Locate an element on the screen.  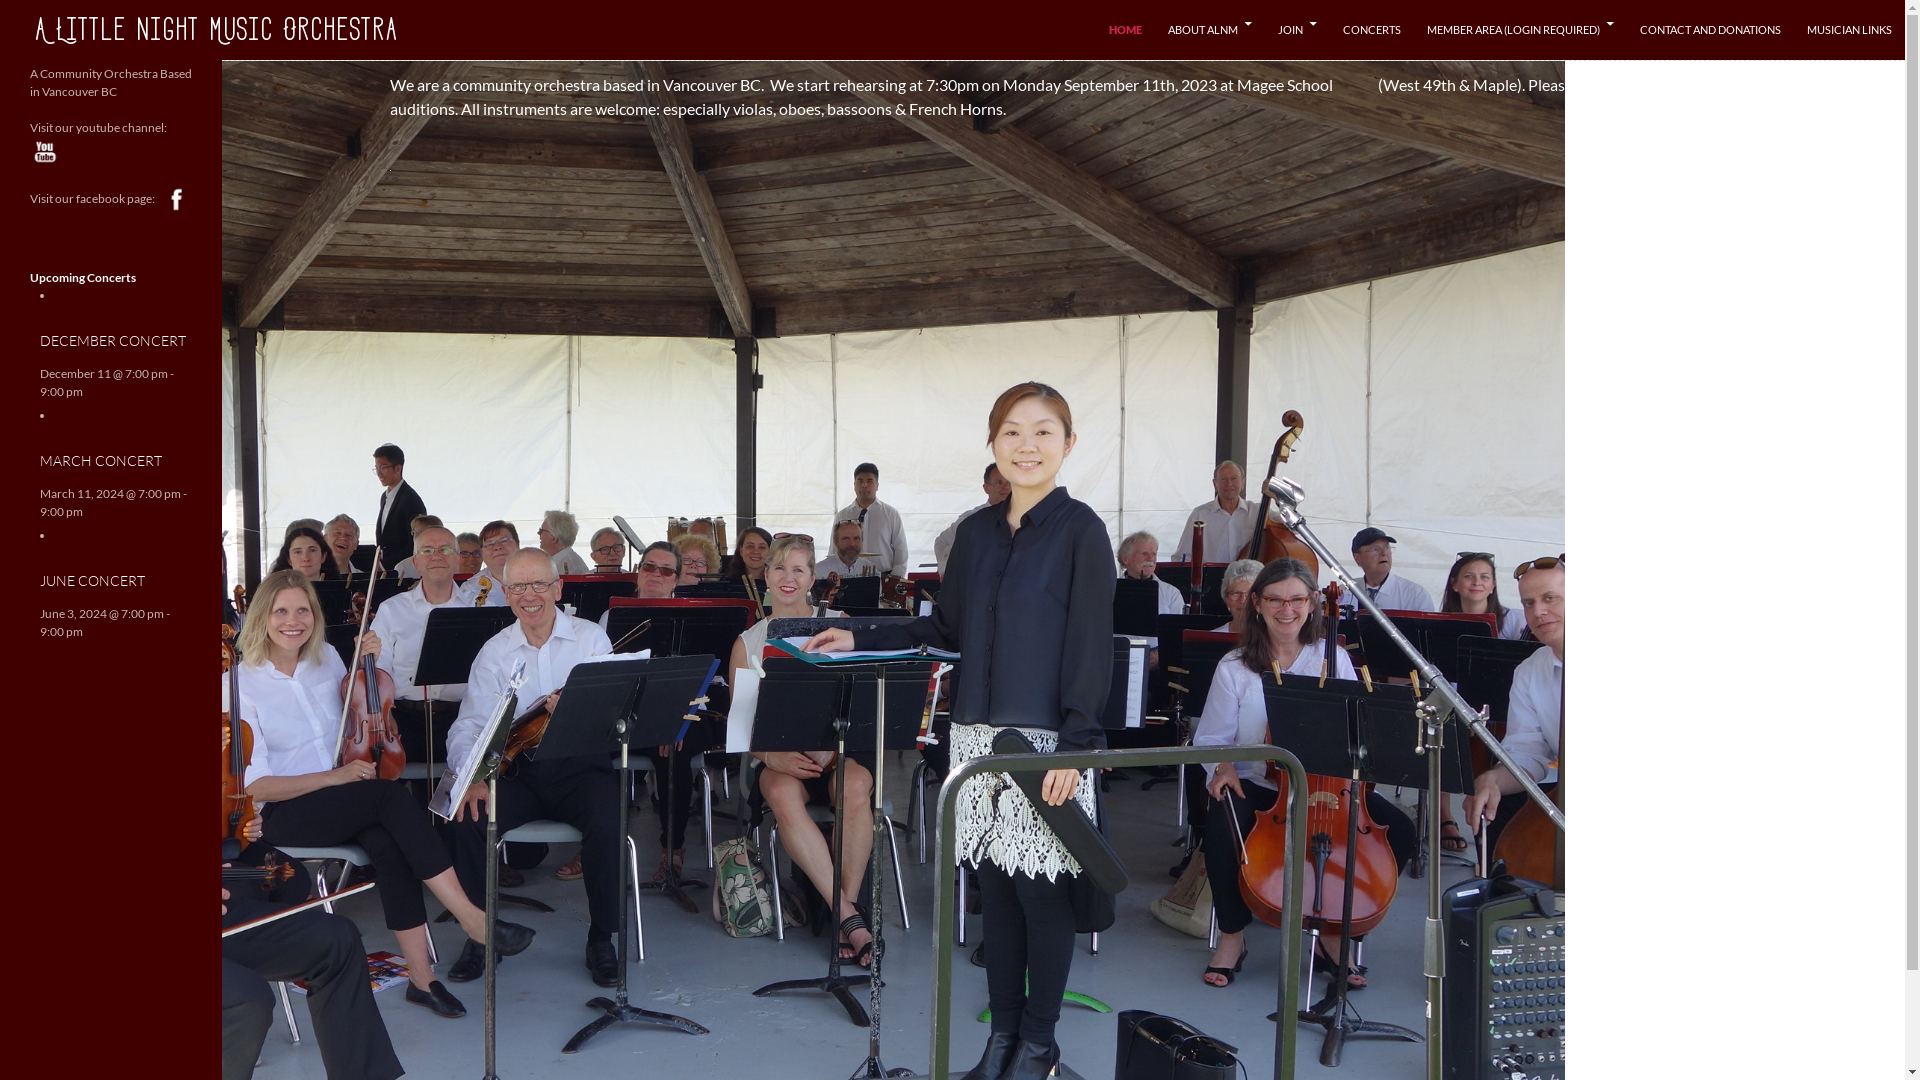
'MUSICIAN LINKS' is located at coordinates (1848, 30).